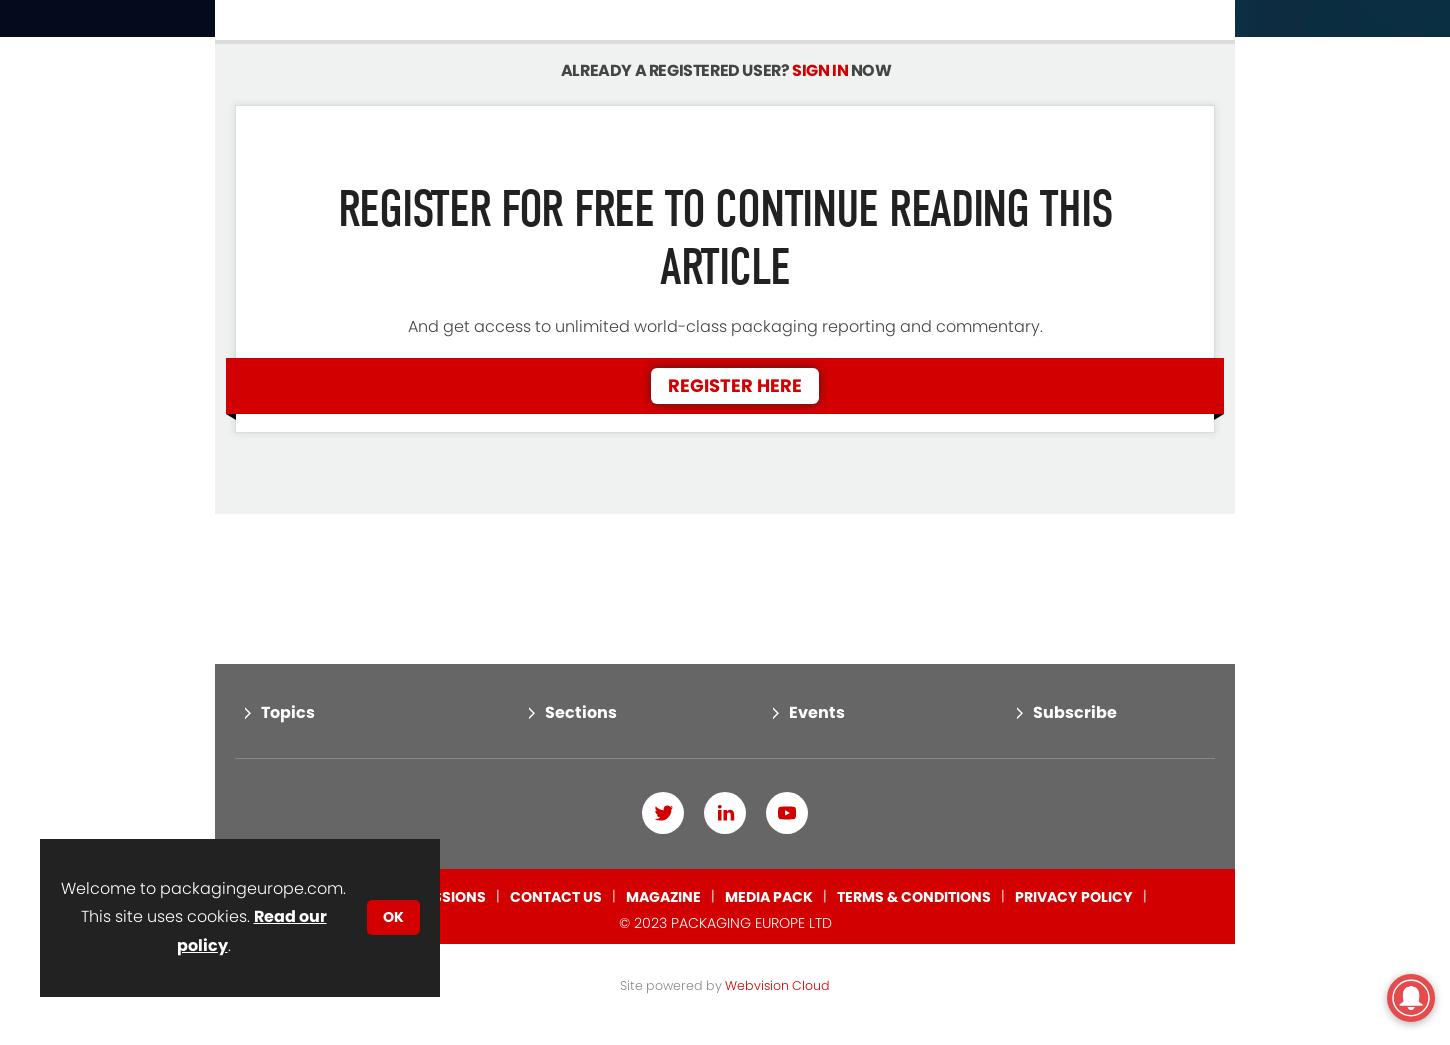 This screenshot has width=1450, height=1045. Describe the element at coordinates (1073, 812) in the screenshot. I see `'Privacy Policy'` at that location.